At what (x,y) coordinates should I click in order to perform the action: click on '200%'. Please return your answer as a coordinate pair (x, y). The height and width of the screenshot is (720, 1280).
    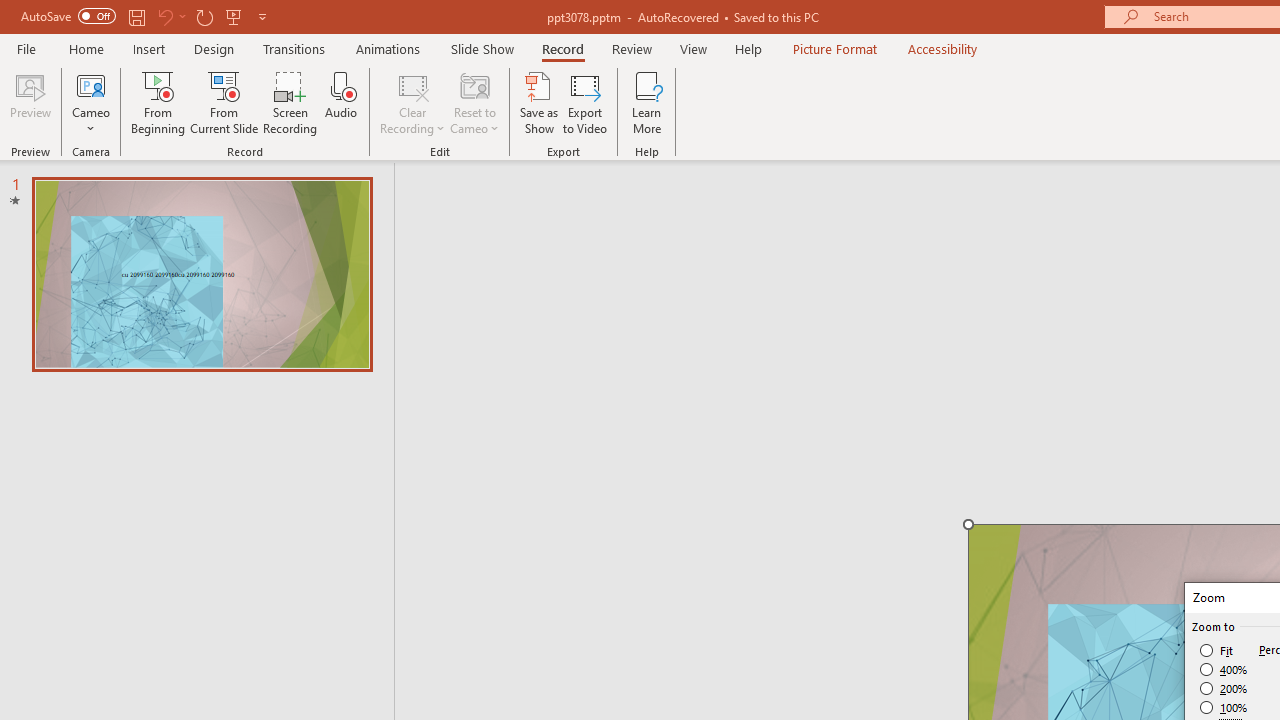
    Looking at the image, I should click on (1223, 688).